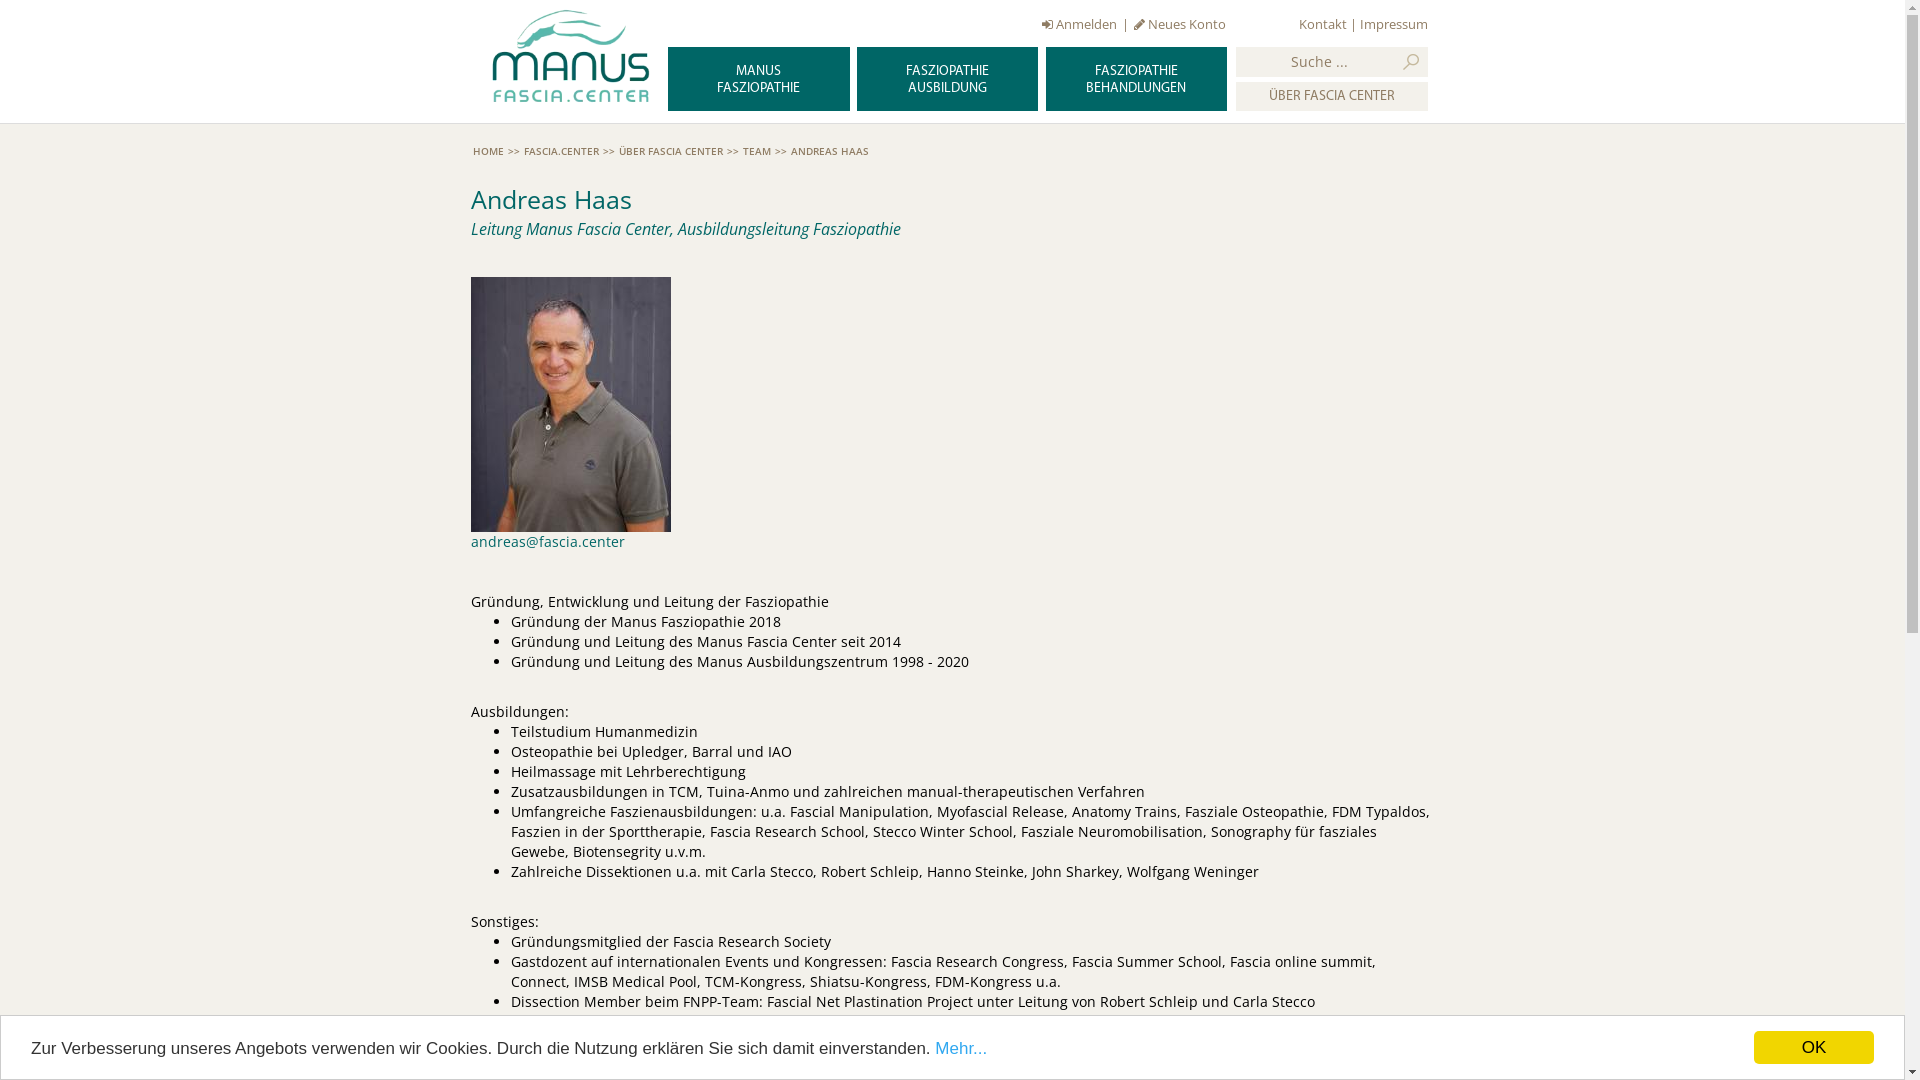 The height and width of the screenshot is (1080, 1920). I want to click on 'Neues Konto', so click(1180, 23).